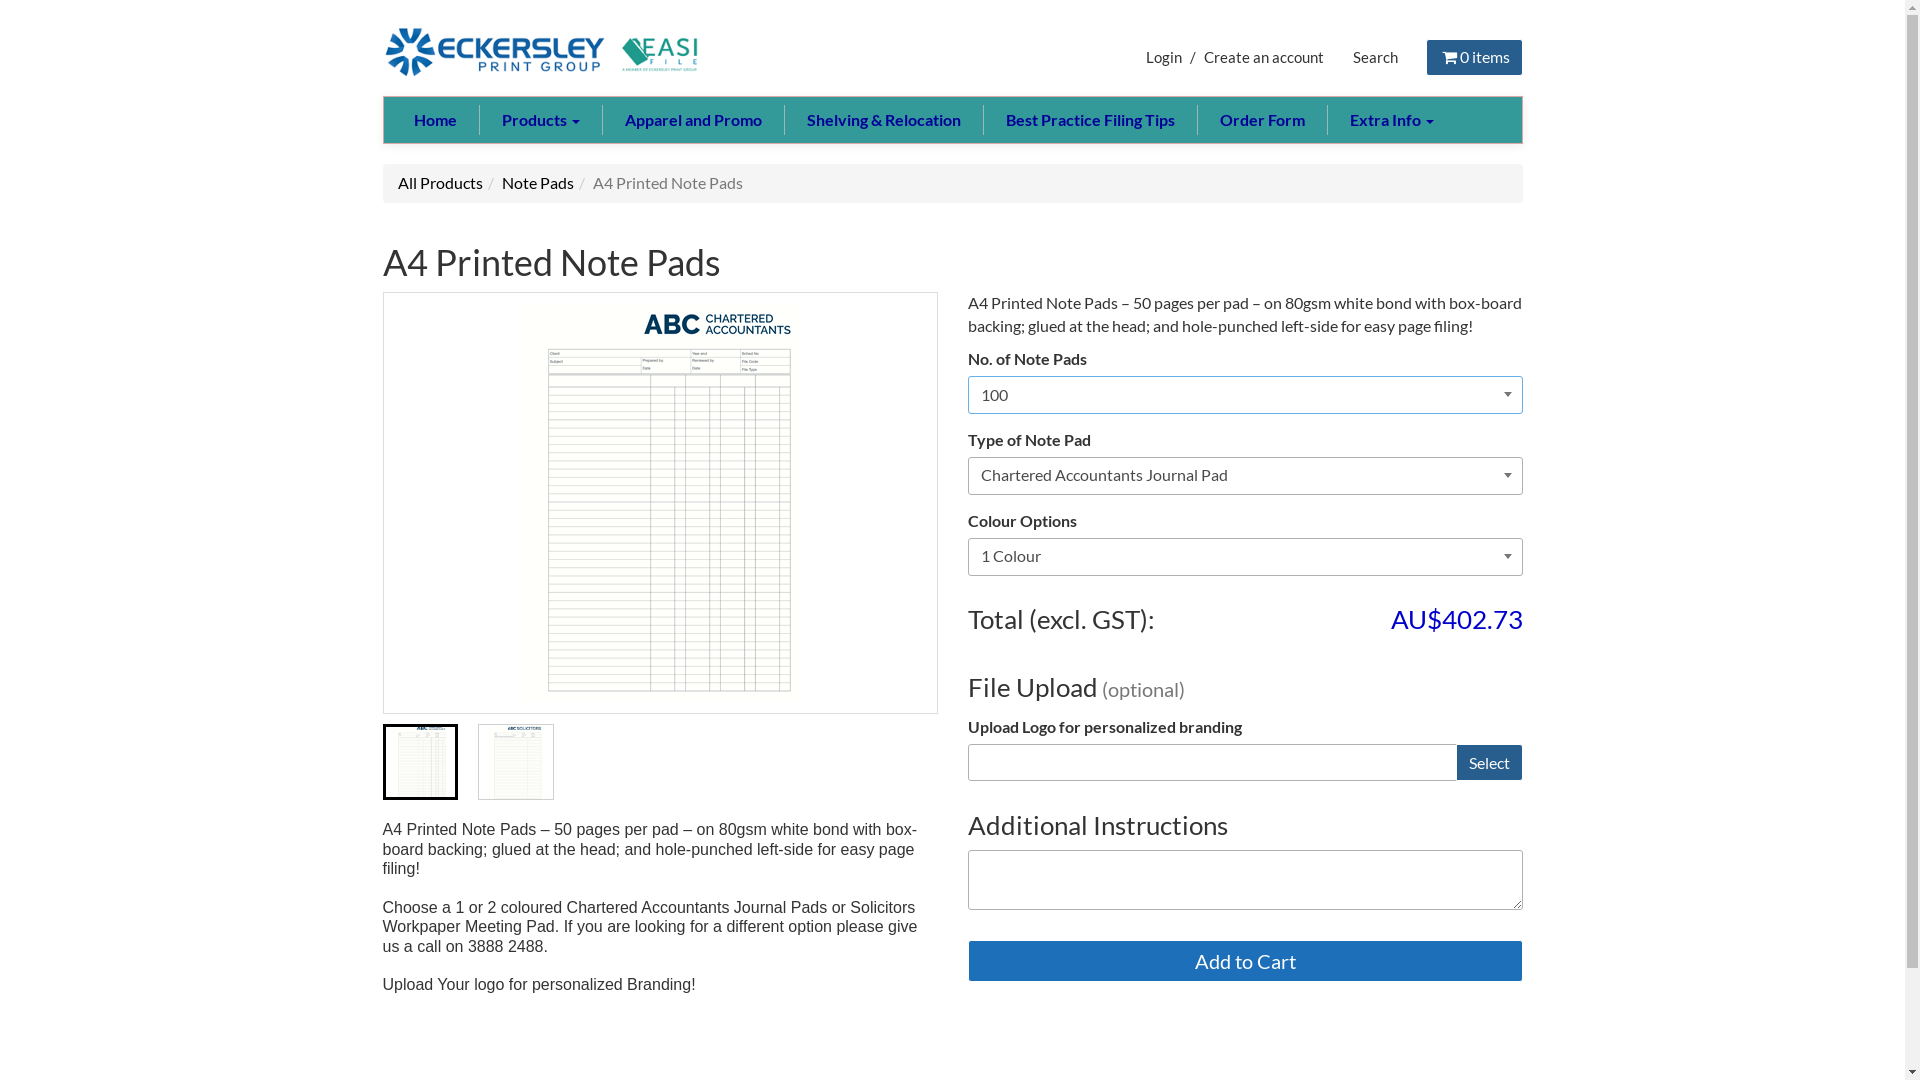 The height and width of the screenshot is (1080, 1920). I want to click on 'Create an account', so click(1262, 56).